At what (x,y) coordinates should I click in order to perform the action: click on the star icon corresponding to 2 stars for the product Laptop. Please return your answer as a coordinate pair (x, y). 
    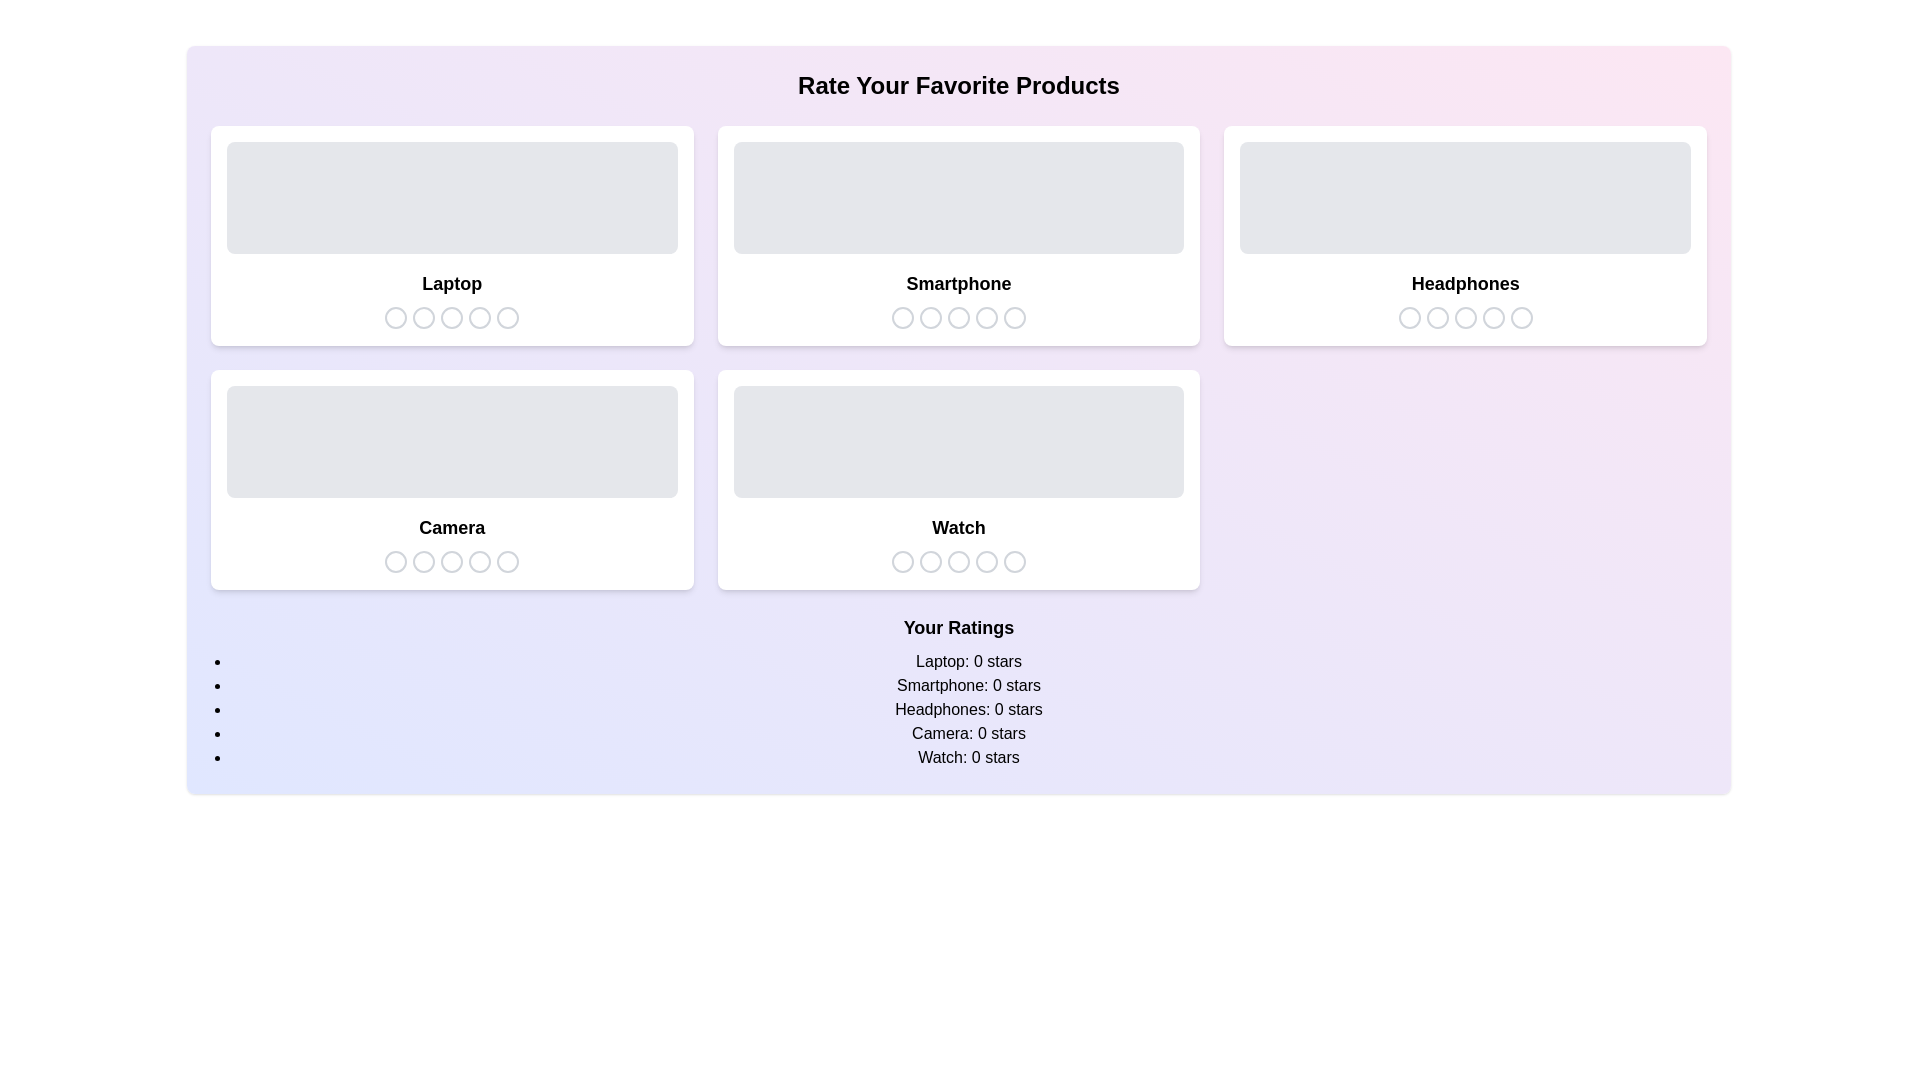
    Looking at the image, I should click on (422, 316).